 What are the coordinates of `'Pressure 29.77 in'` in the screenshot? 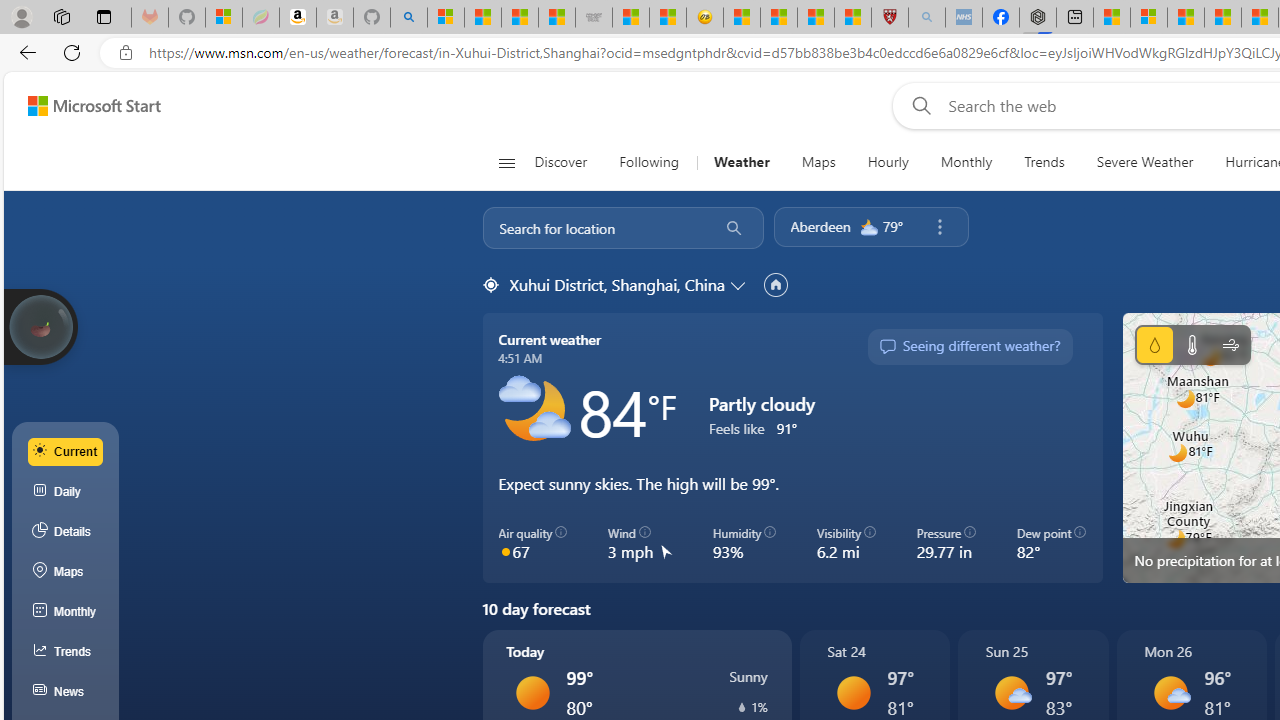 It's located at (945, 543).